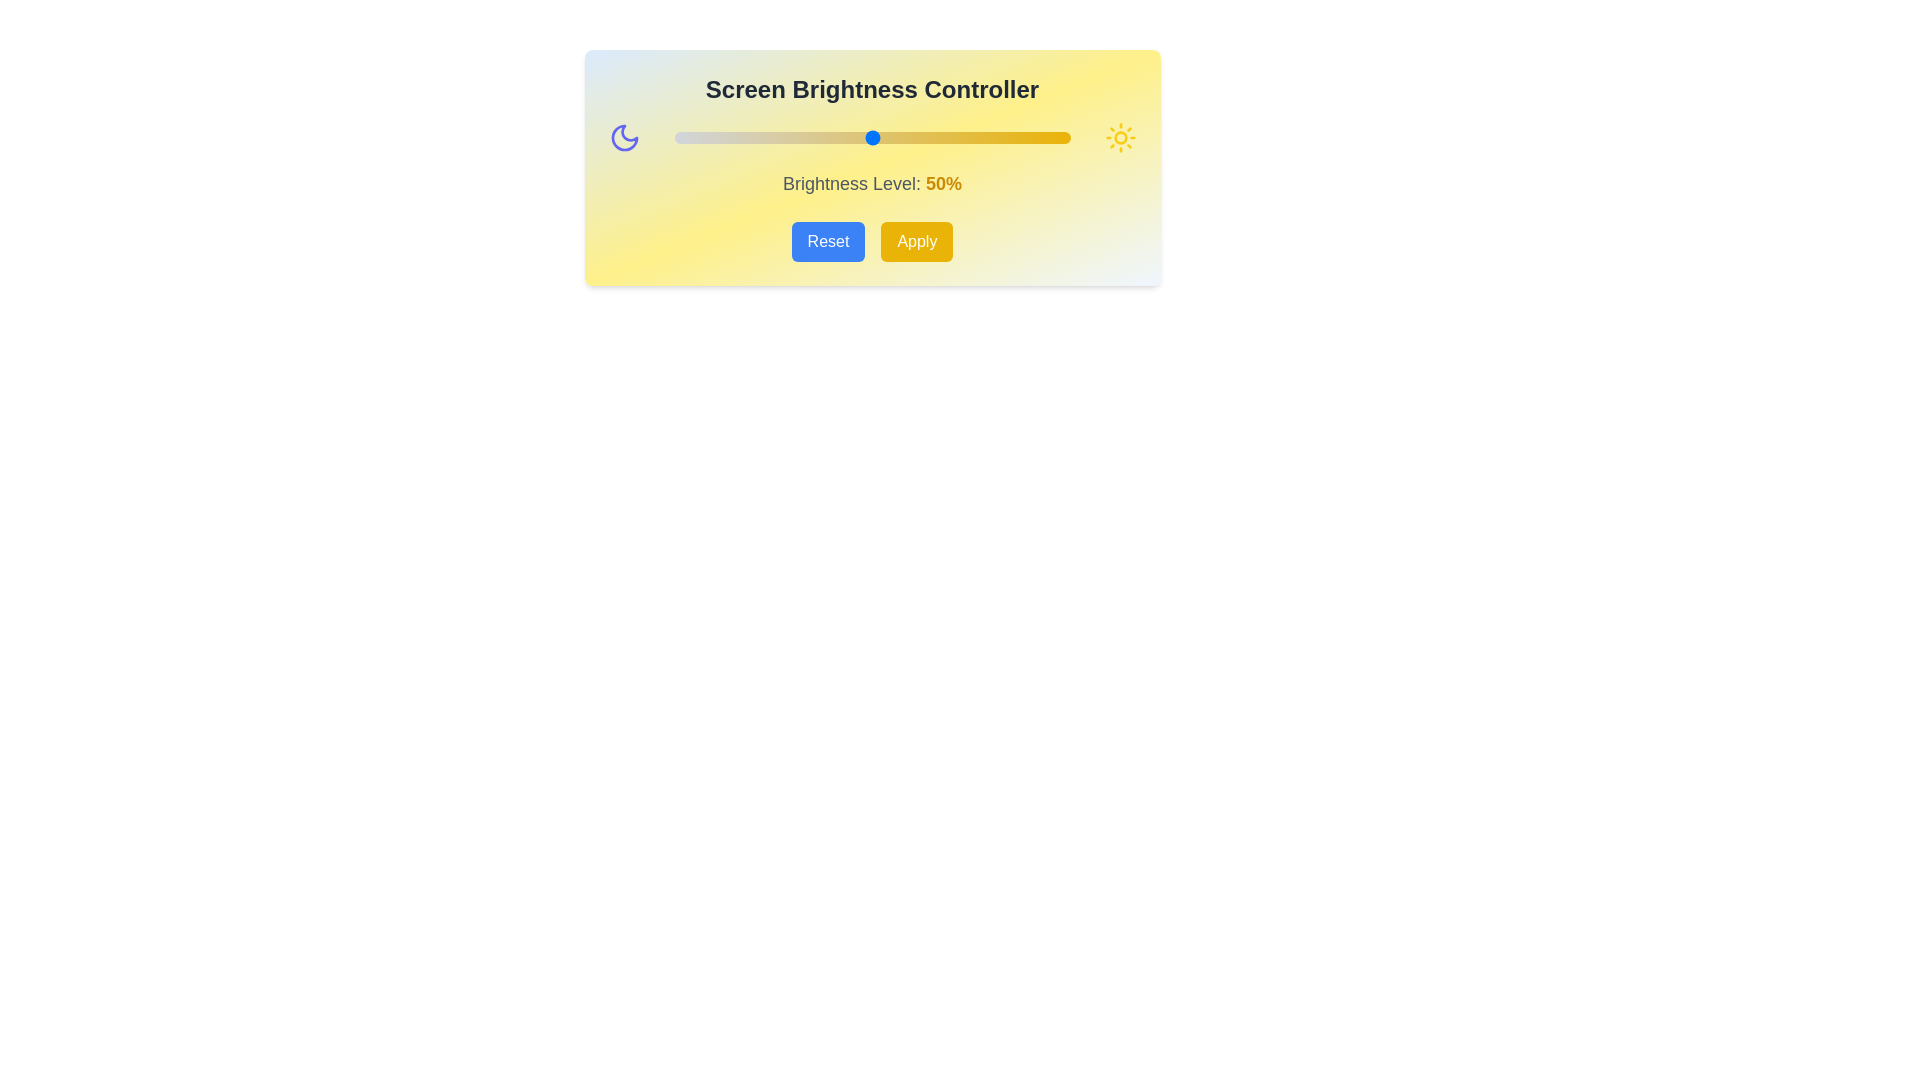  Describe the element at coordinates (623, 137) in the screenshot. I see `the moon icon to interact with it` at that location.